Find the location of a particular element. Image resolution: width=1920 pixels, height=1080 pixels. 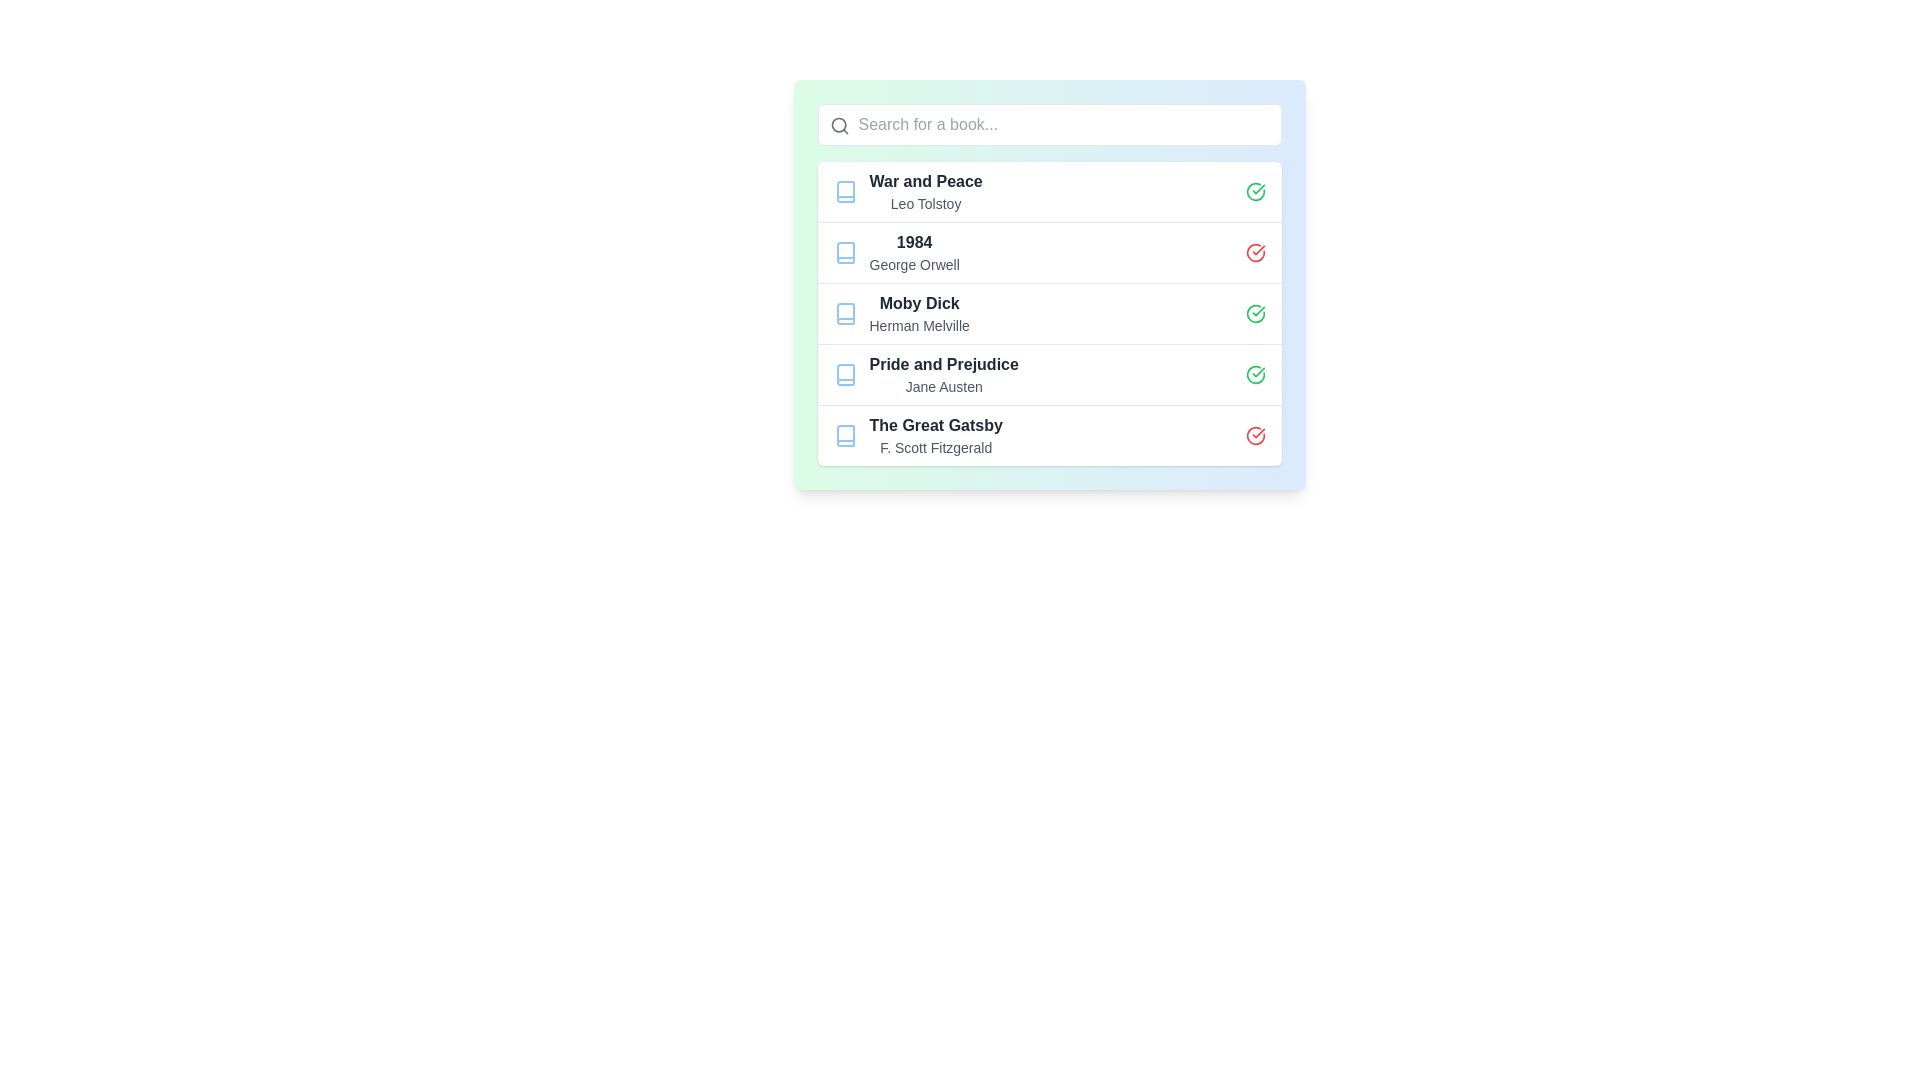

the 'Moby Dick' text display element, which shows 'Moby Dick' in bold and 'Herman Melville' below it is located at coordinates (918, 313).